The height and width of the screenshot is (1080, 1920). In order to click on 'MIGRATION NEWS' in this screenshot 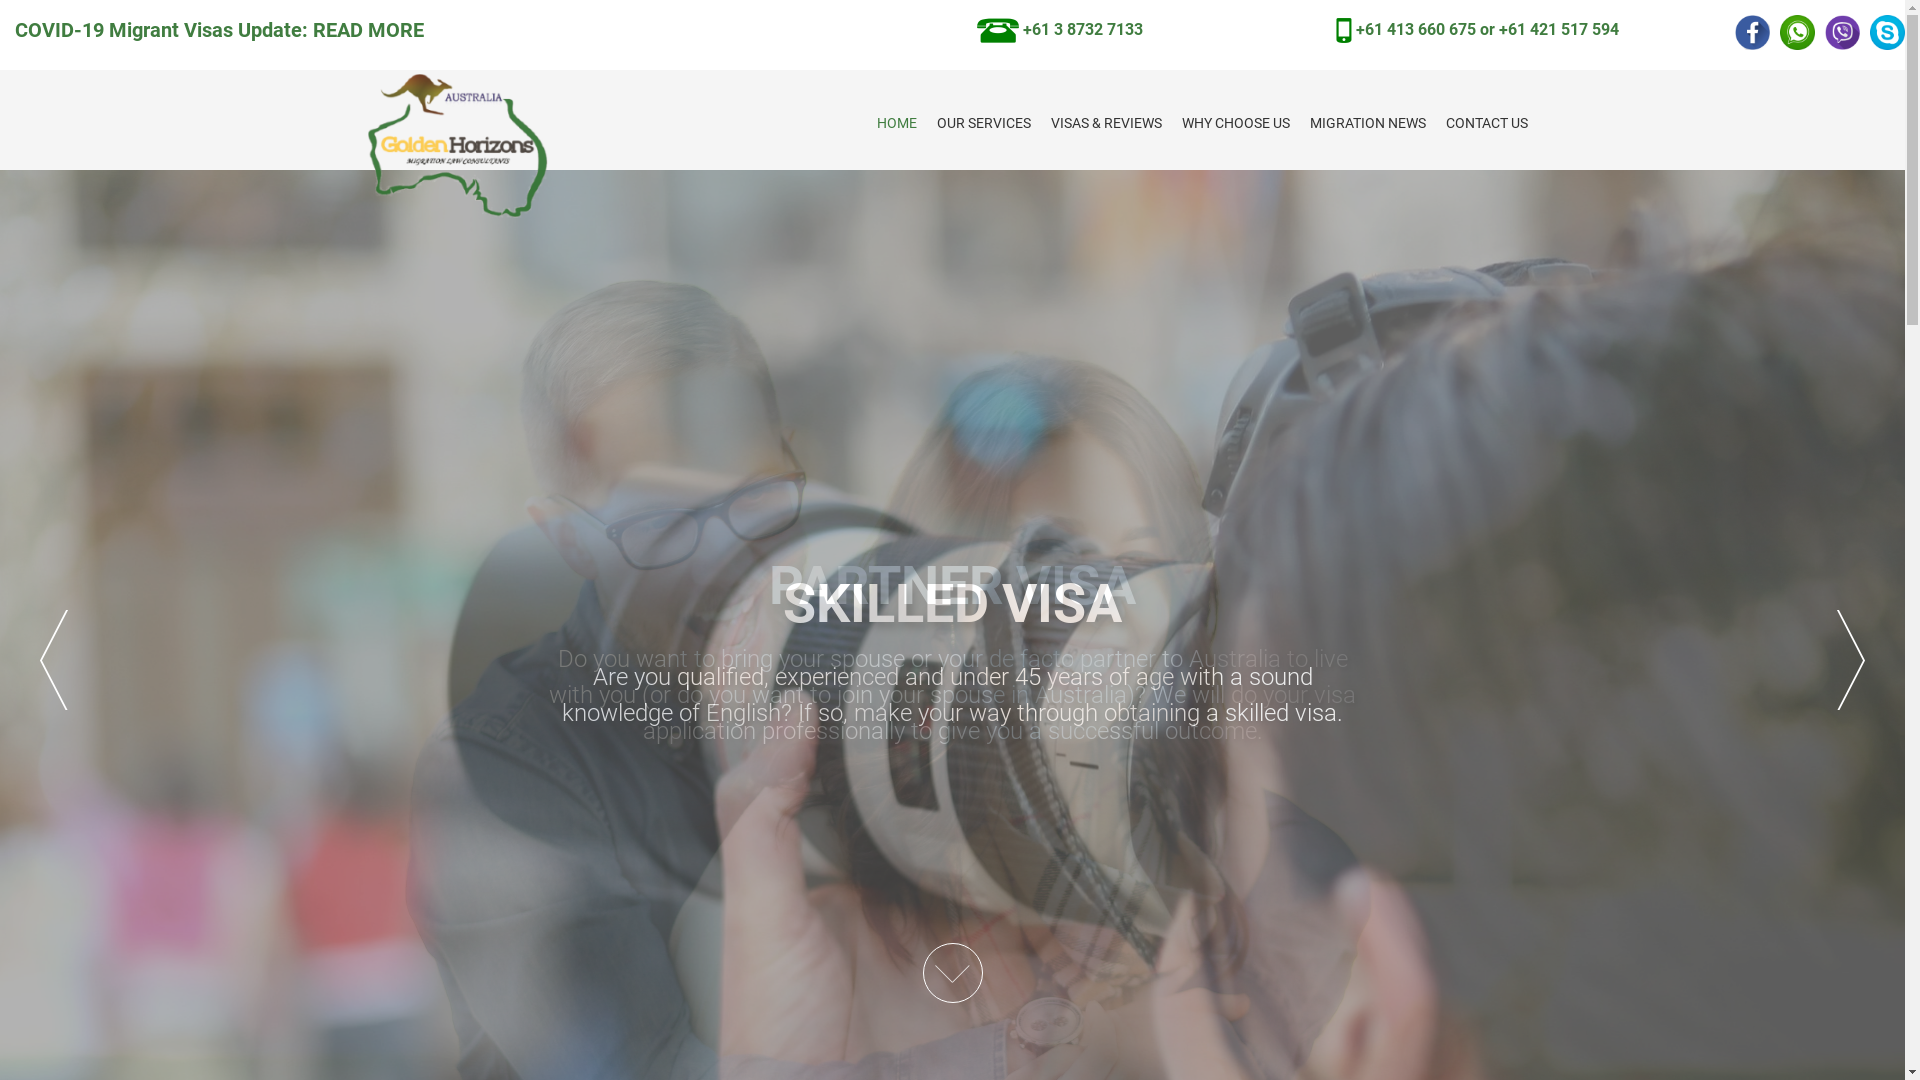, I will do `click(1367, 123)`.